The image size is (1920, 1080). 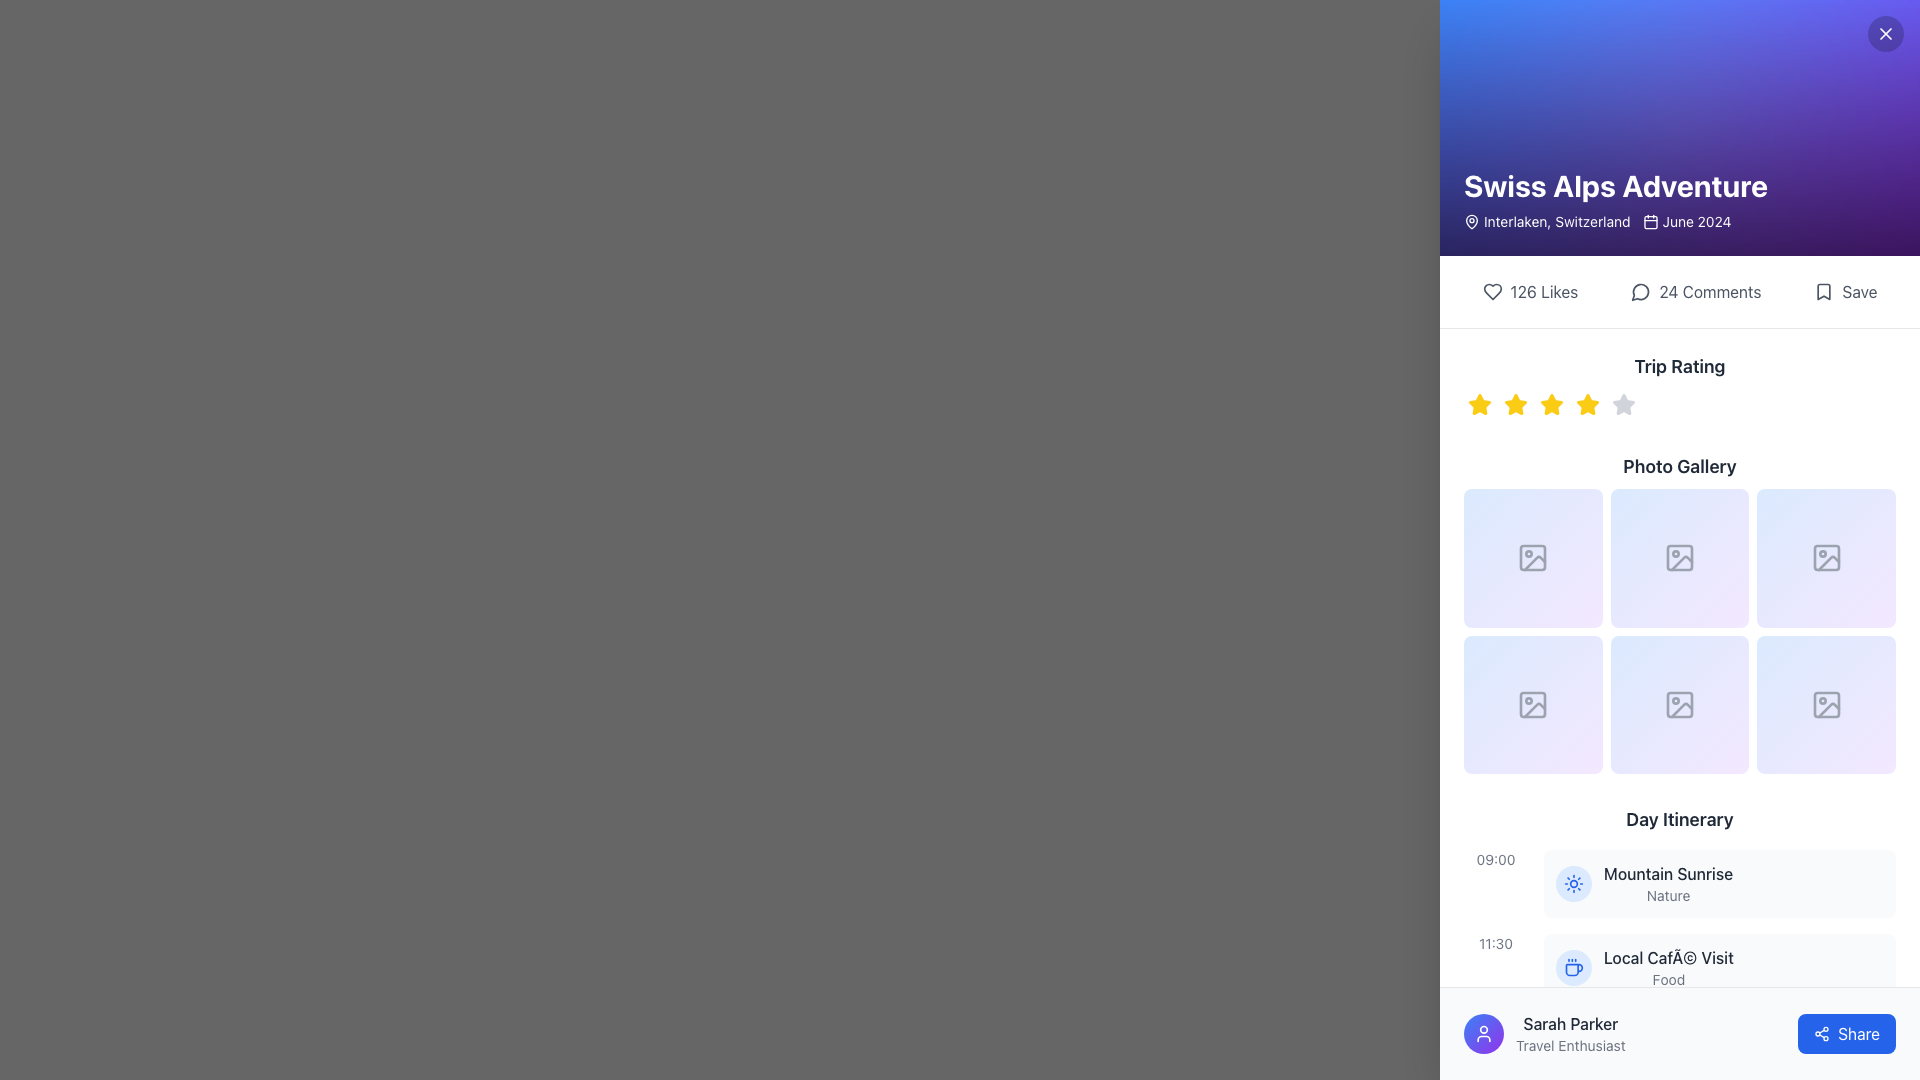 I want to click on the Informative entry component for the 11:30 time slot in the Day Itinerary section, so click(x=1718, y=967).